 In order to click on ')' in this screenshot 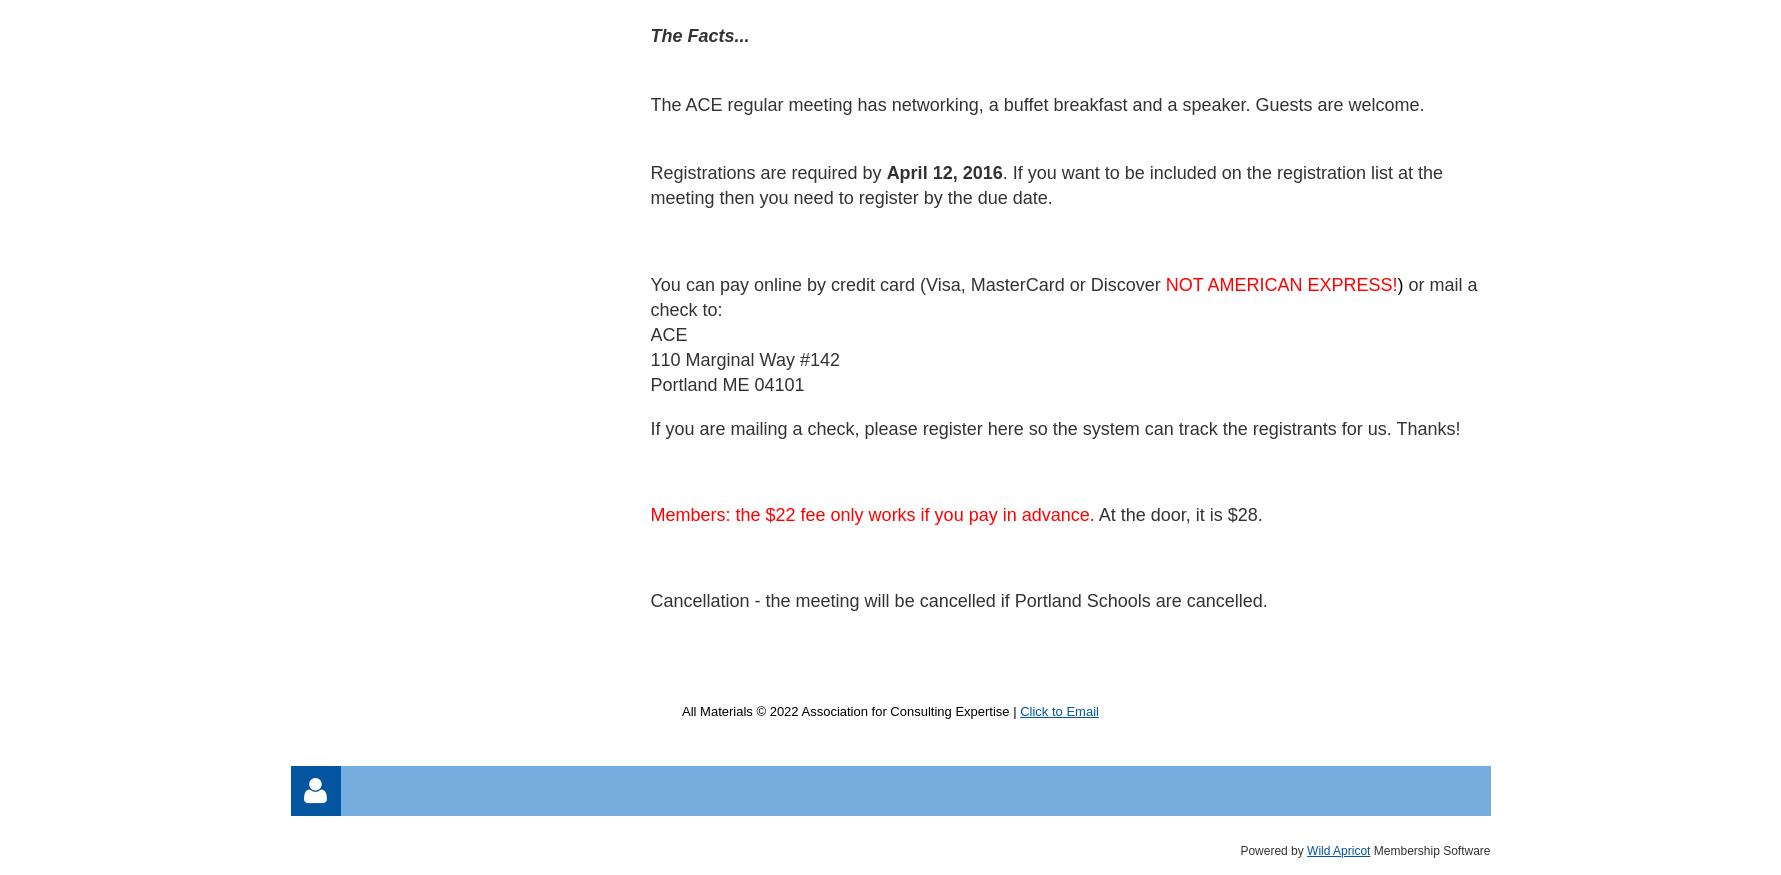, I will do `click(1396, 283)`.